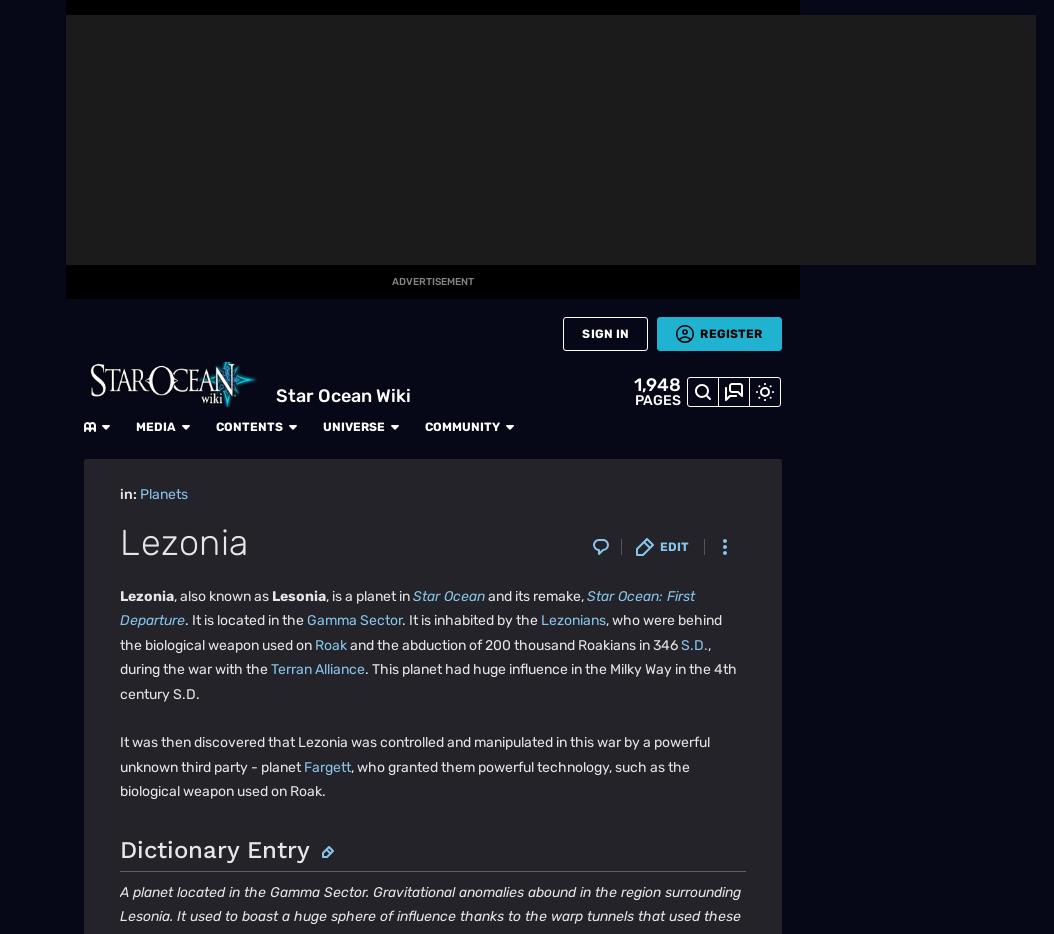 The width and height of the screenshot is (1054, 934). I want to click on 'Opera Vectra', so click(228, 34).